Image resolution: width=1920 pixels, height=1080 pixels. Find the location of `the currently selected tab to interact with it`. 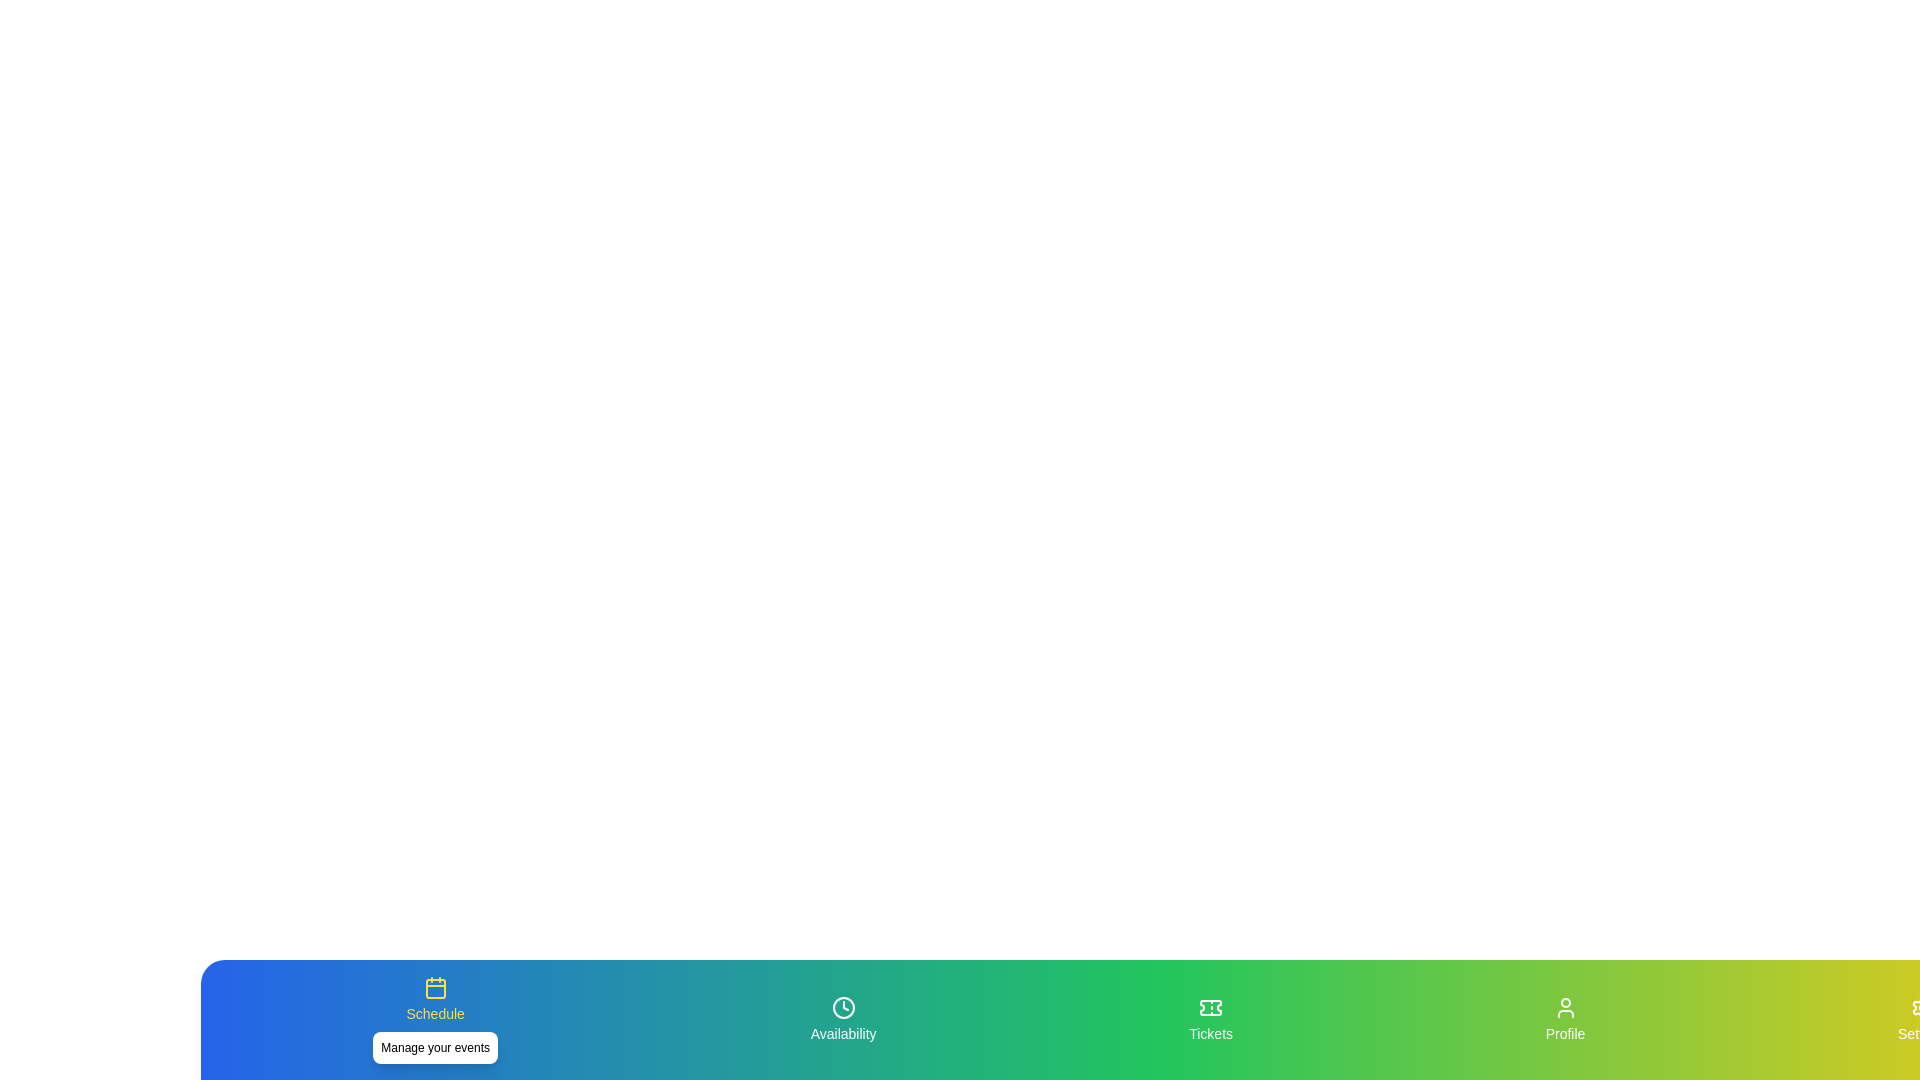

the currently selected tab to interact with it is located at coordinates (434, 1019).